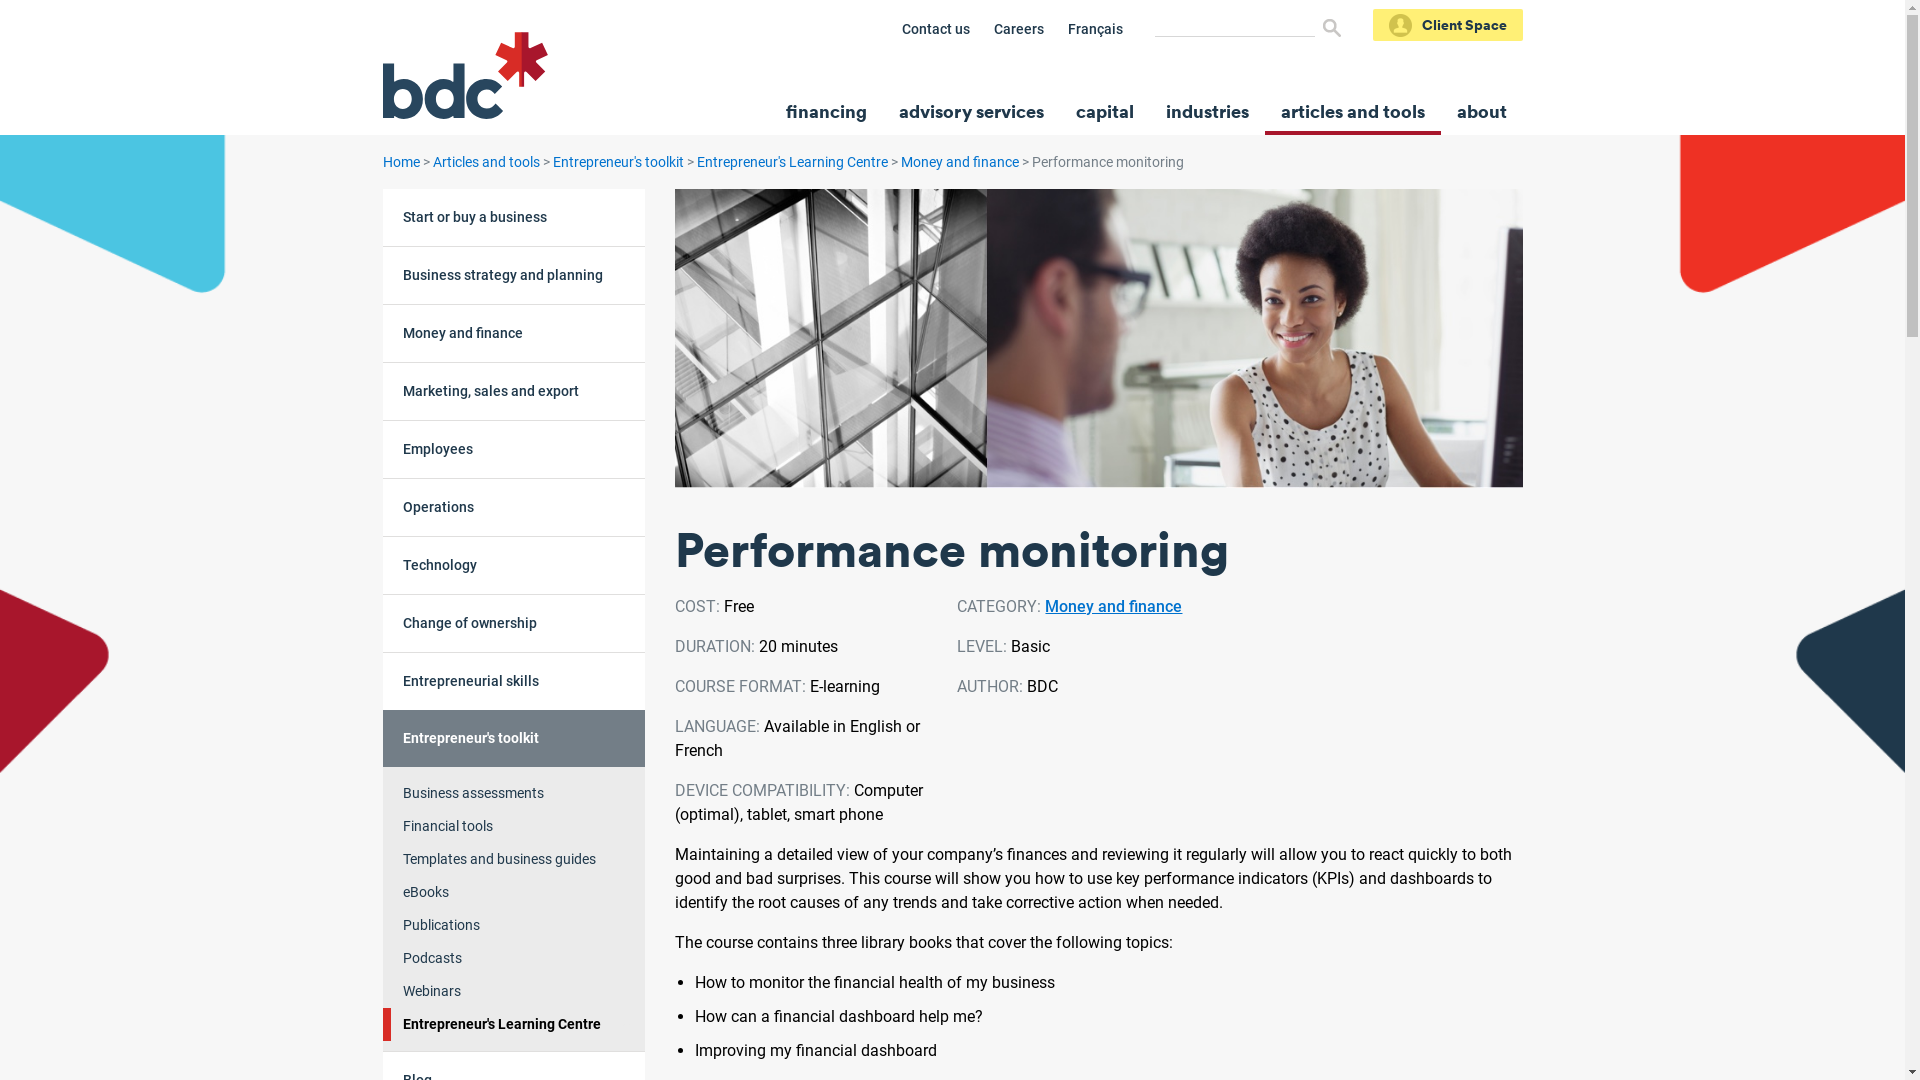 The height and width of the screenshot is (1080, 1920). What do you see at coordinates (382, 957) in the screenshot?
I see `'Podcasts'` at bounding box center [382, 957].